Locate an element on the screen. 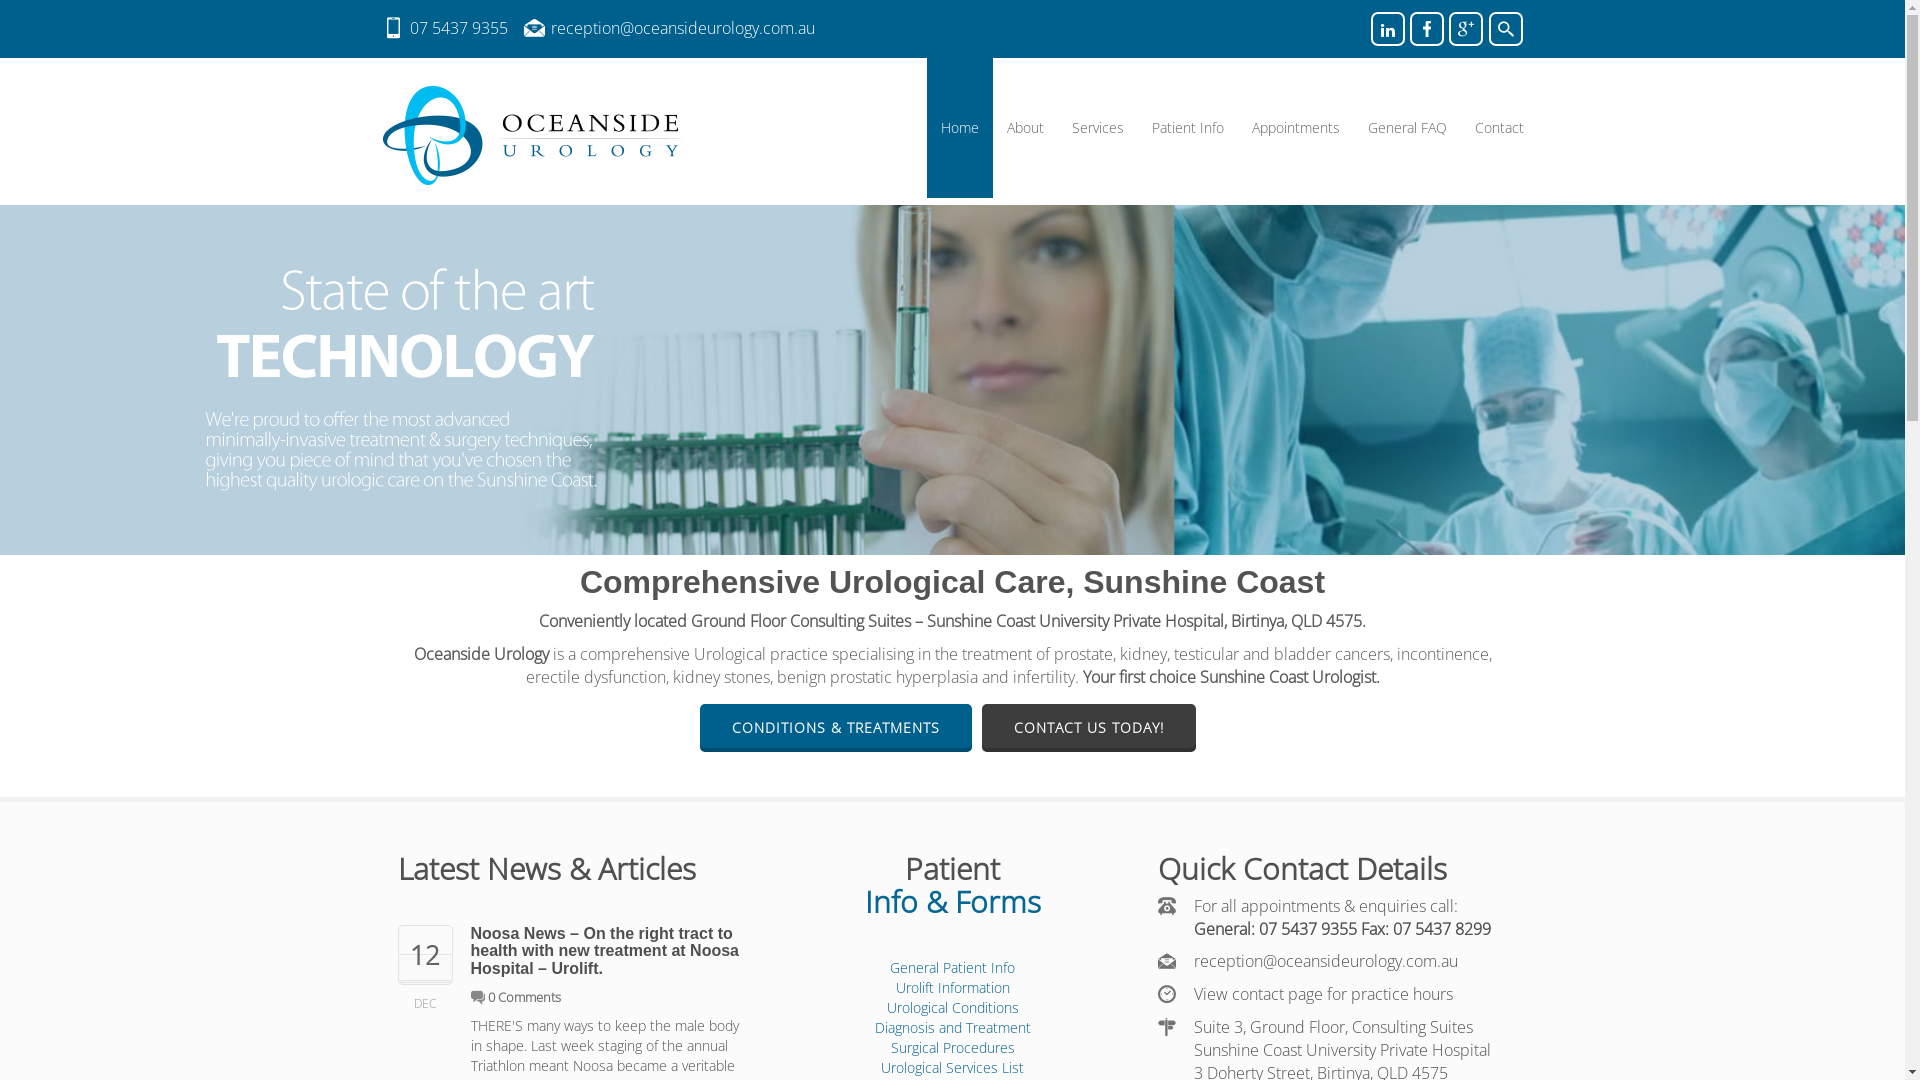 Image resolution: width=1920 pixels, height=1080 pixels. 'Urolift Information' is located at coordinates (952, 986).